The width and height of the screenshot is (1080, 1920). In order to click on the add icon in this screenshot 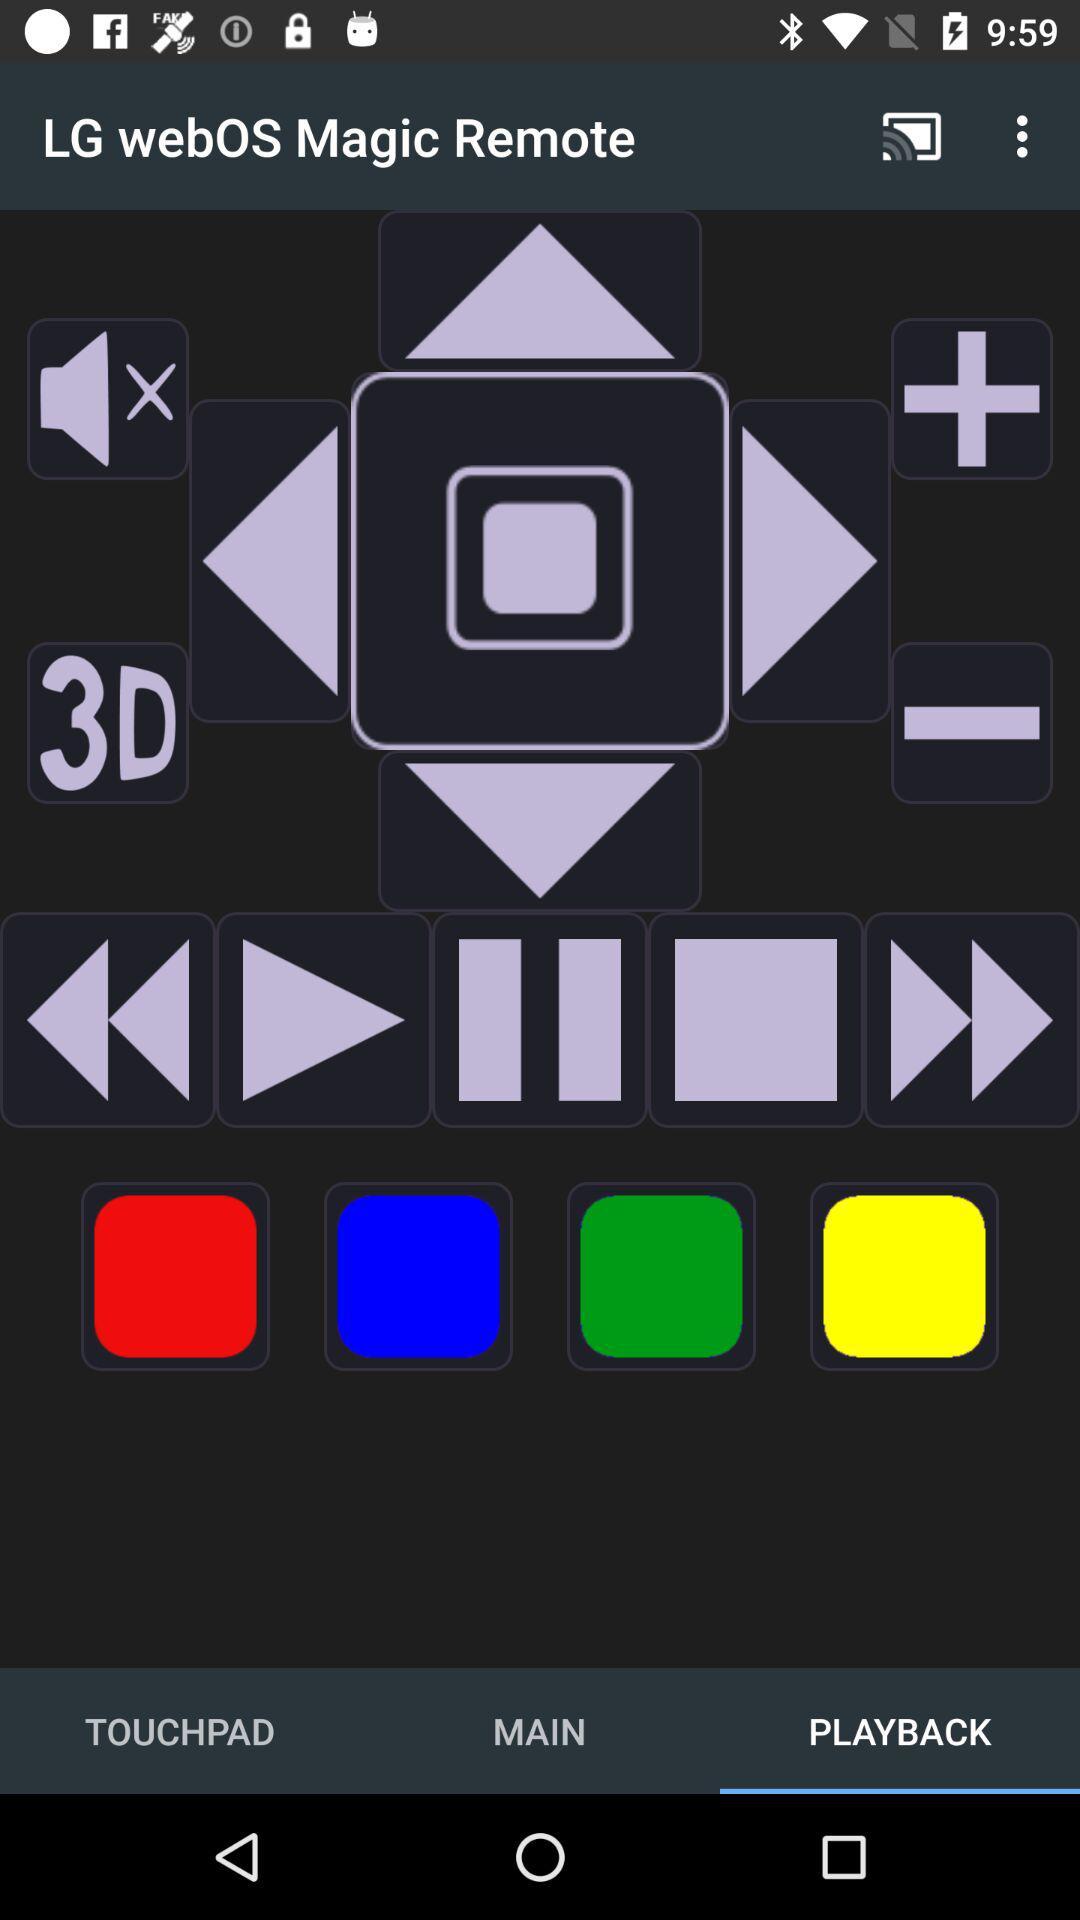, I will do `click(971, 398)`.